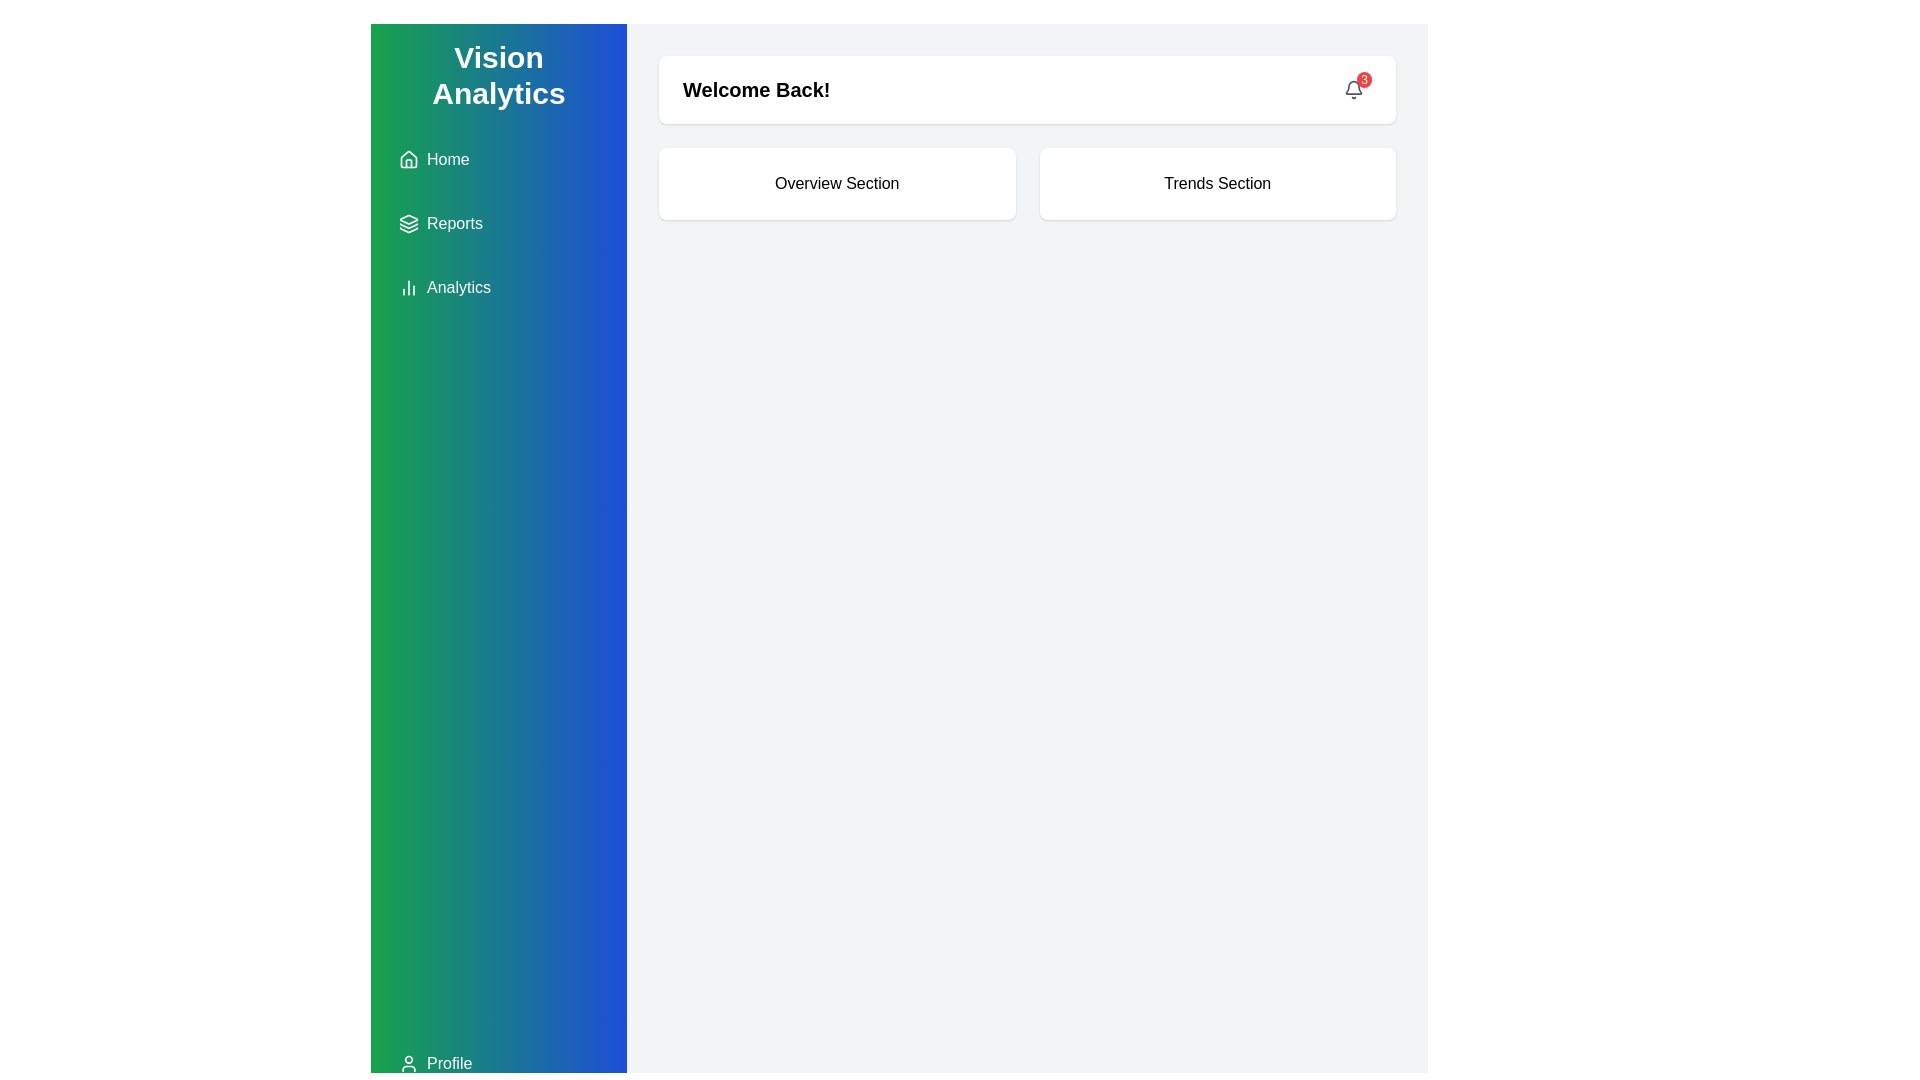 This screenshot has width=1920, height=1080. What do you see at coordinates (407, 229) in the screenshot?
I see `the third layer segment of the layered icon located in the sidebar next to the 'Reports' label` at bounding box center [407, 229].